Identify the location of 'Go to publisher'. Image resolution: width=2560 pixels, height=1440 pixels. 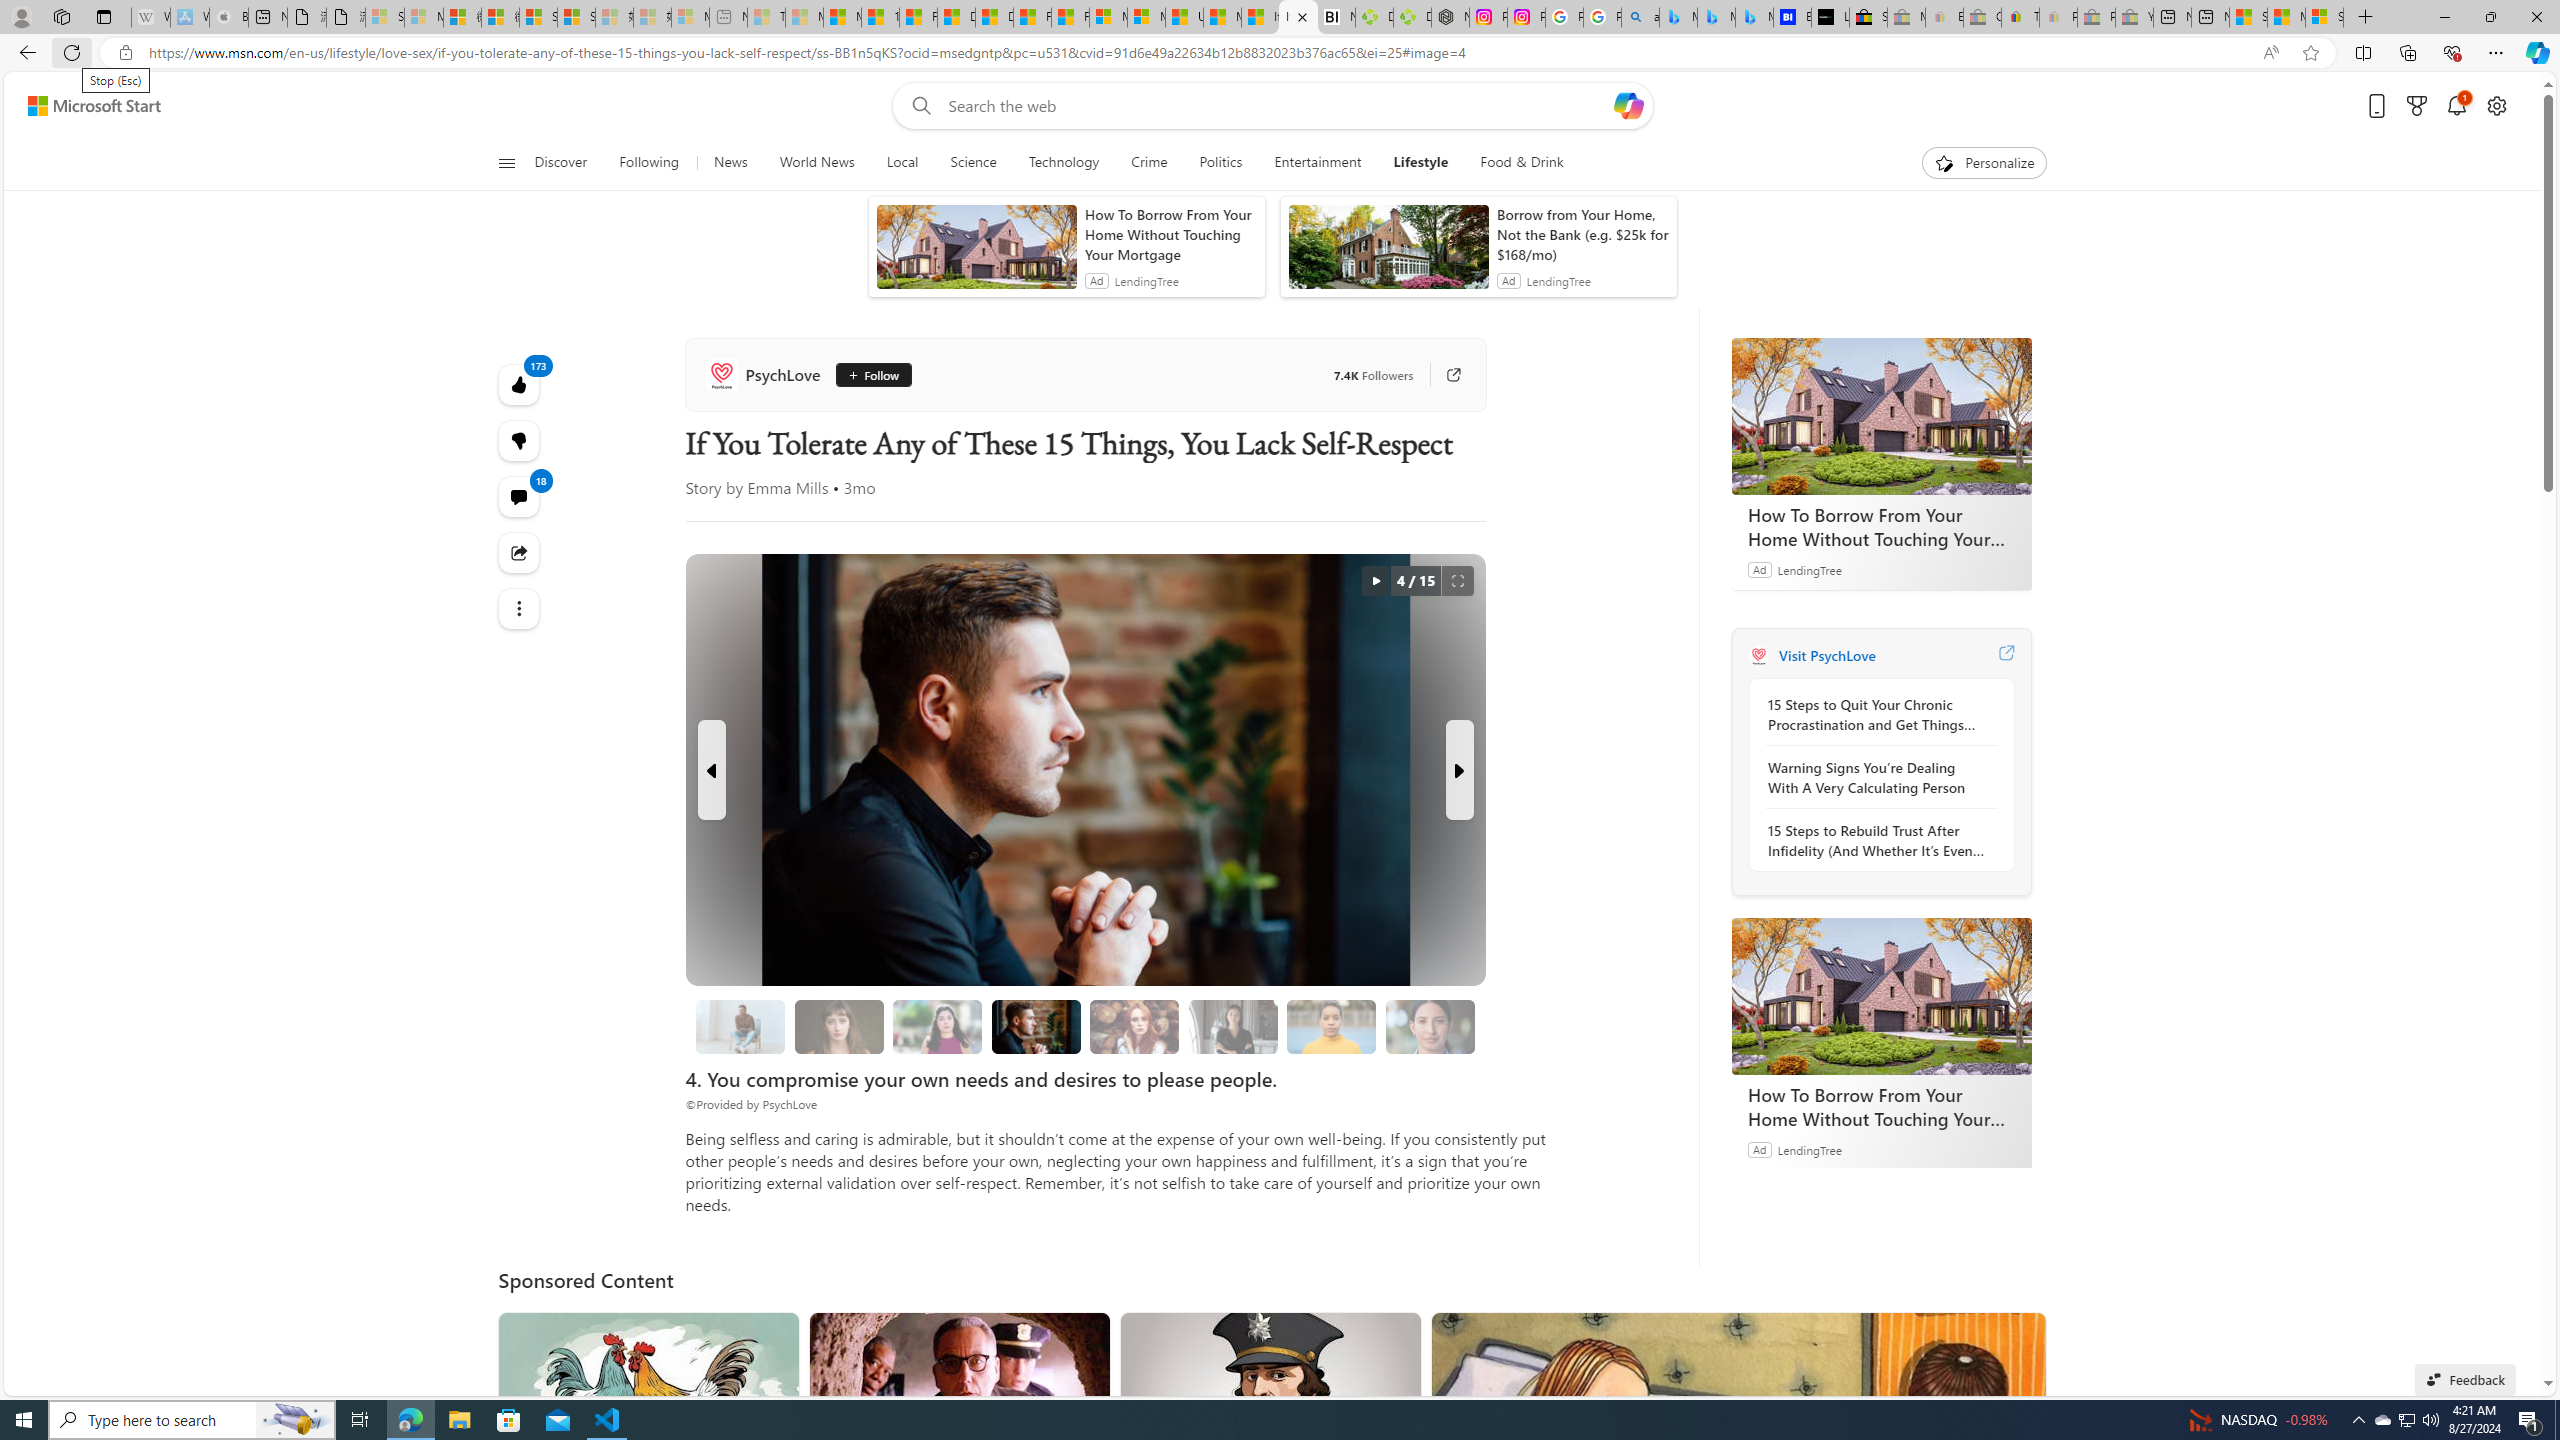
(1454, 375).